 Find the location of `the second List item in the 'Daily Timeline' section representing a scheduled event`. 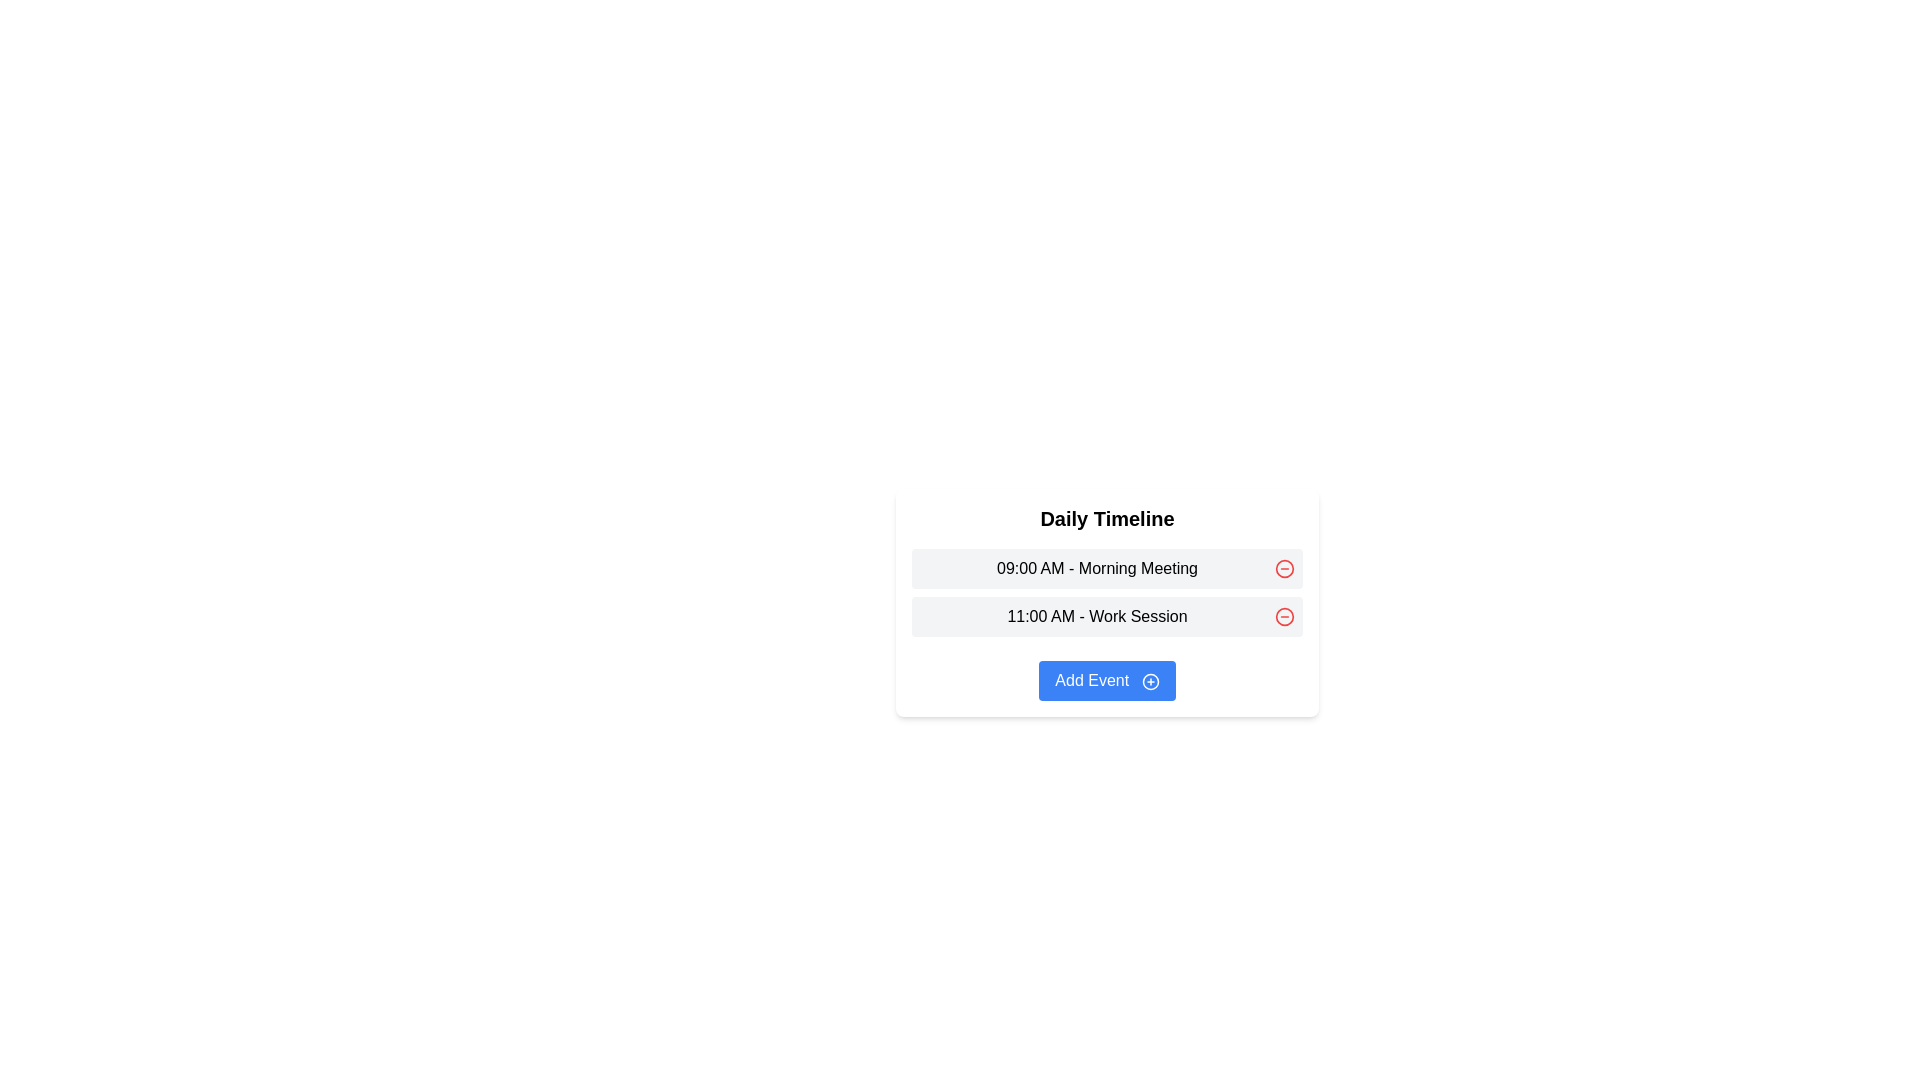

the second List item in the 'Daily Timeline' section representing a scheduled event is located at coordinates (1106, 616).